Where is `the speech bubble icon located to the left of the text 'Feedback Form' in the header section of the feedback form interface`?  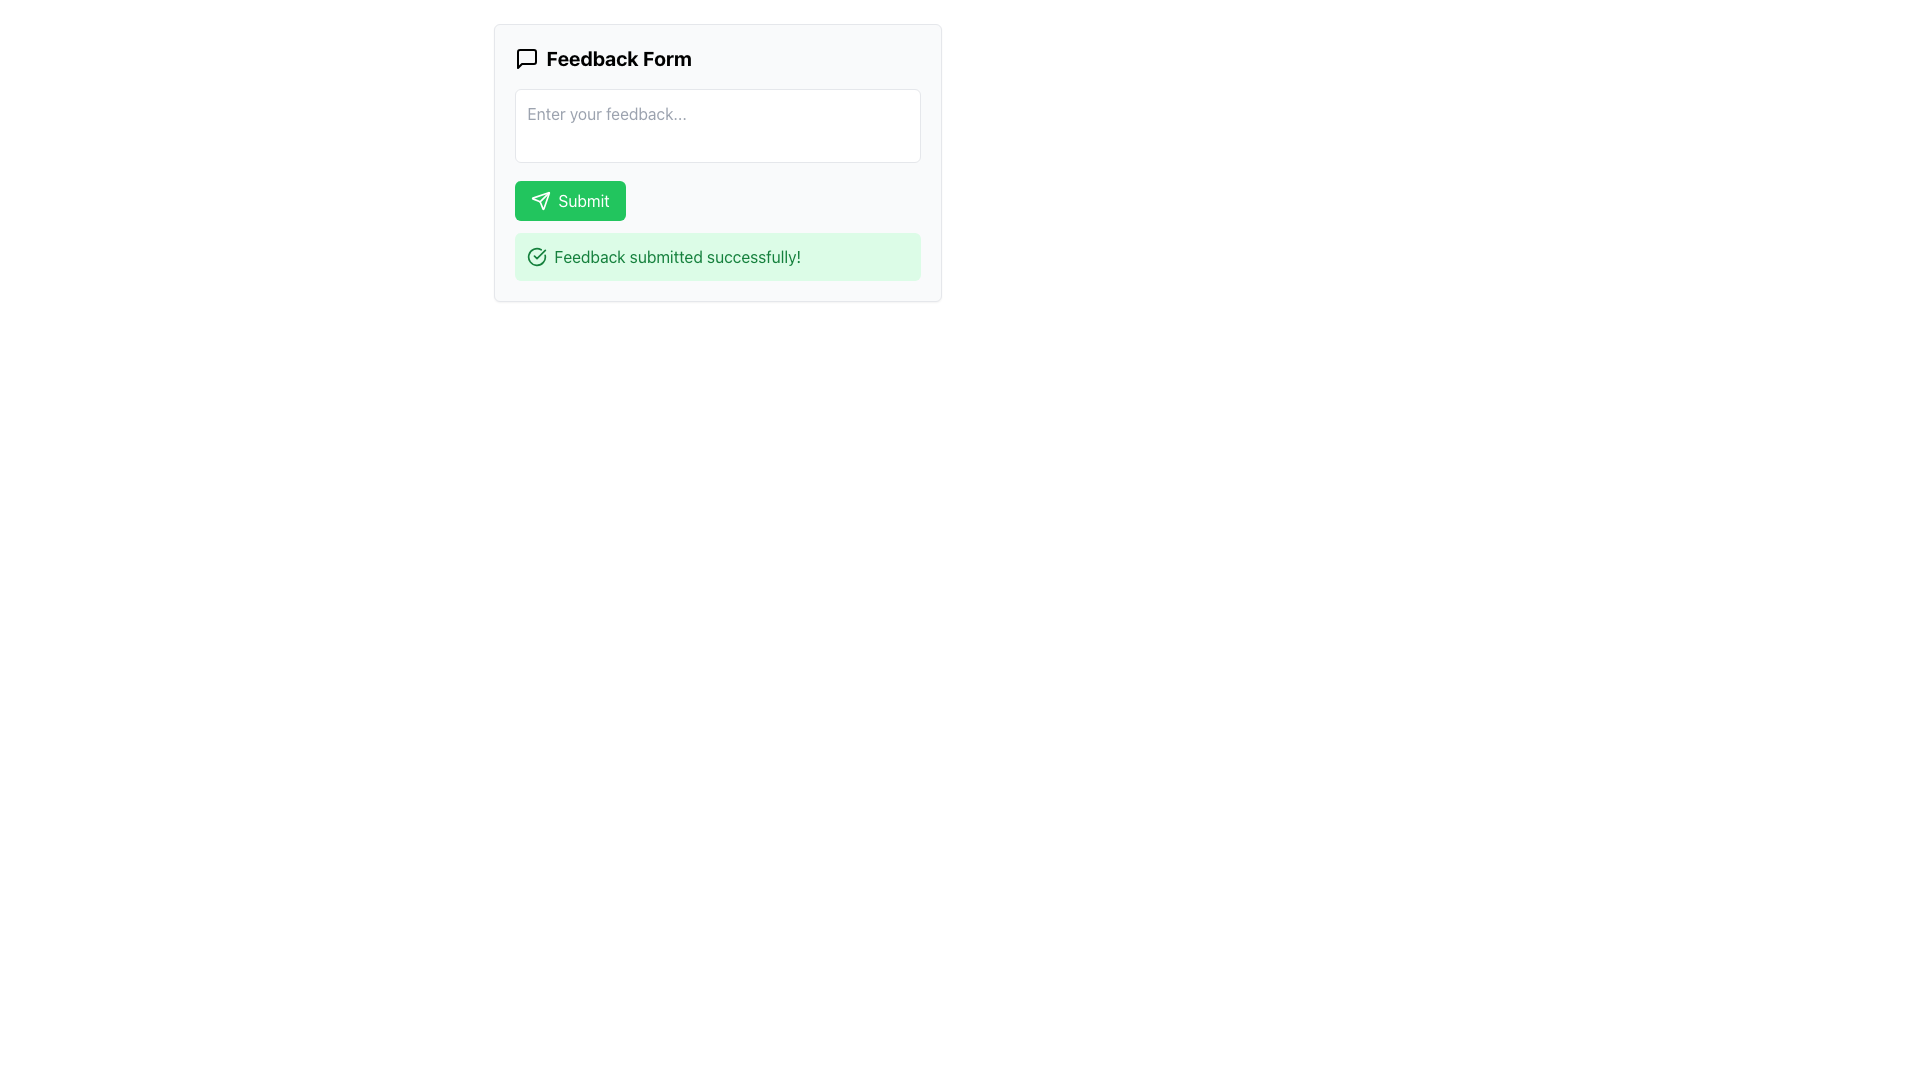 the speech bubble icon located to the left of the text 'Feedback Form' in the header section of the feedback form interface is located at coordinates (526, 57).